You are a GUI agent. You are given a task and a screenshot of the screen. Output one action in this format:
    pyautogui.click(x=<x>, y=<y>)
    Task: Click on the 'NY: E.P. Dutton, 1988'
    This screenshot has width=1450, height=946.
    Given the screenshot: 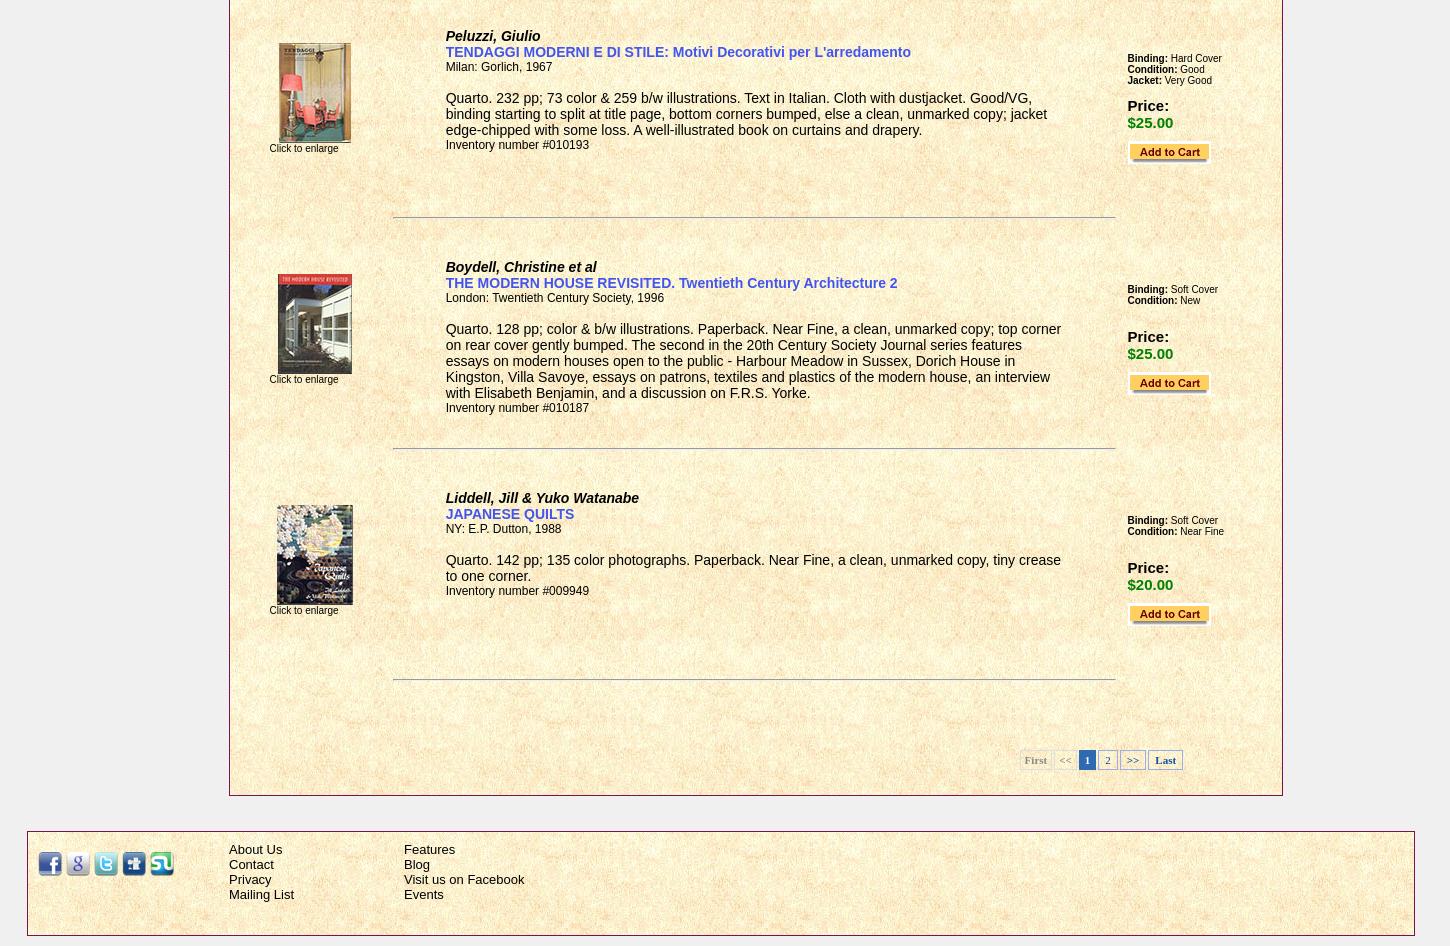 What is the action you would take?
    pyautogui.click(x=503, y=529)
    